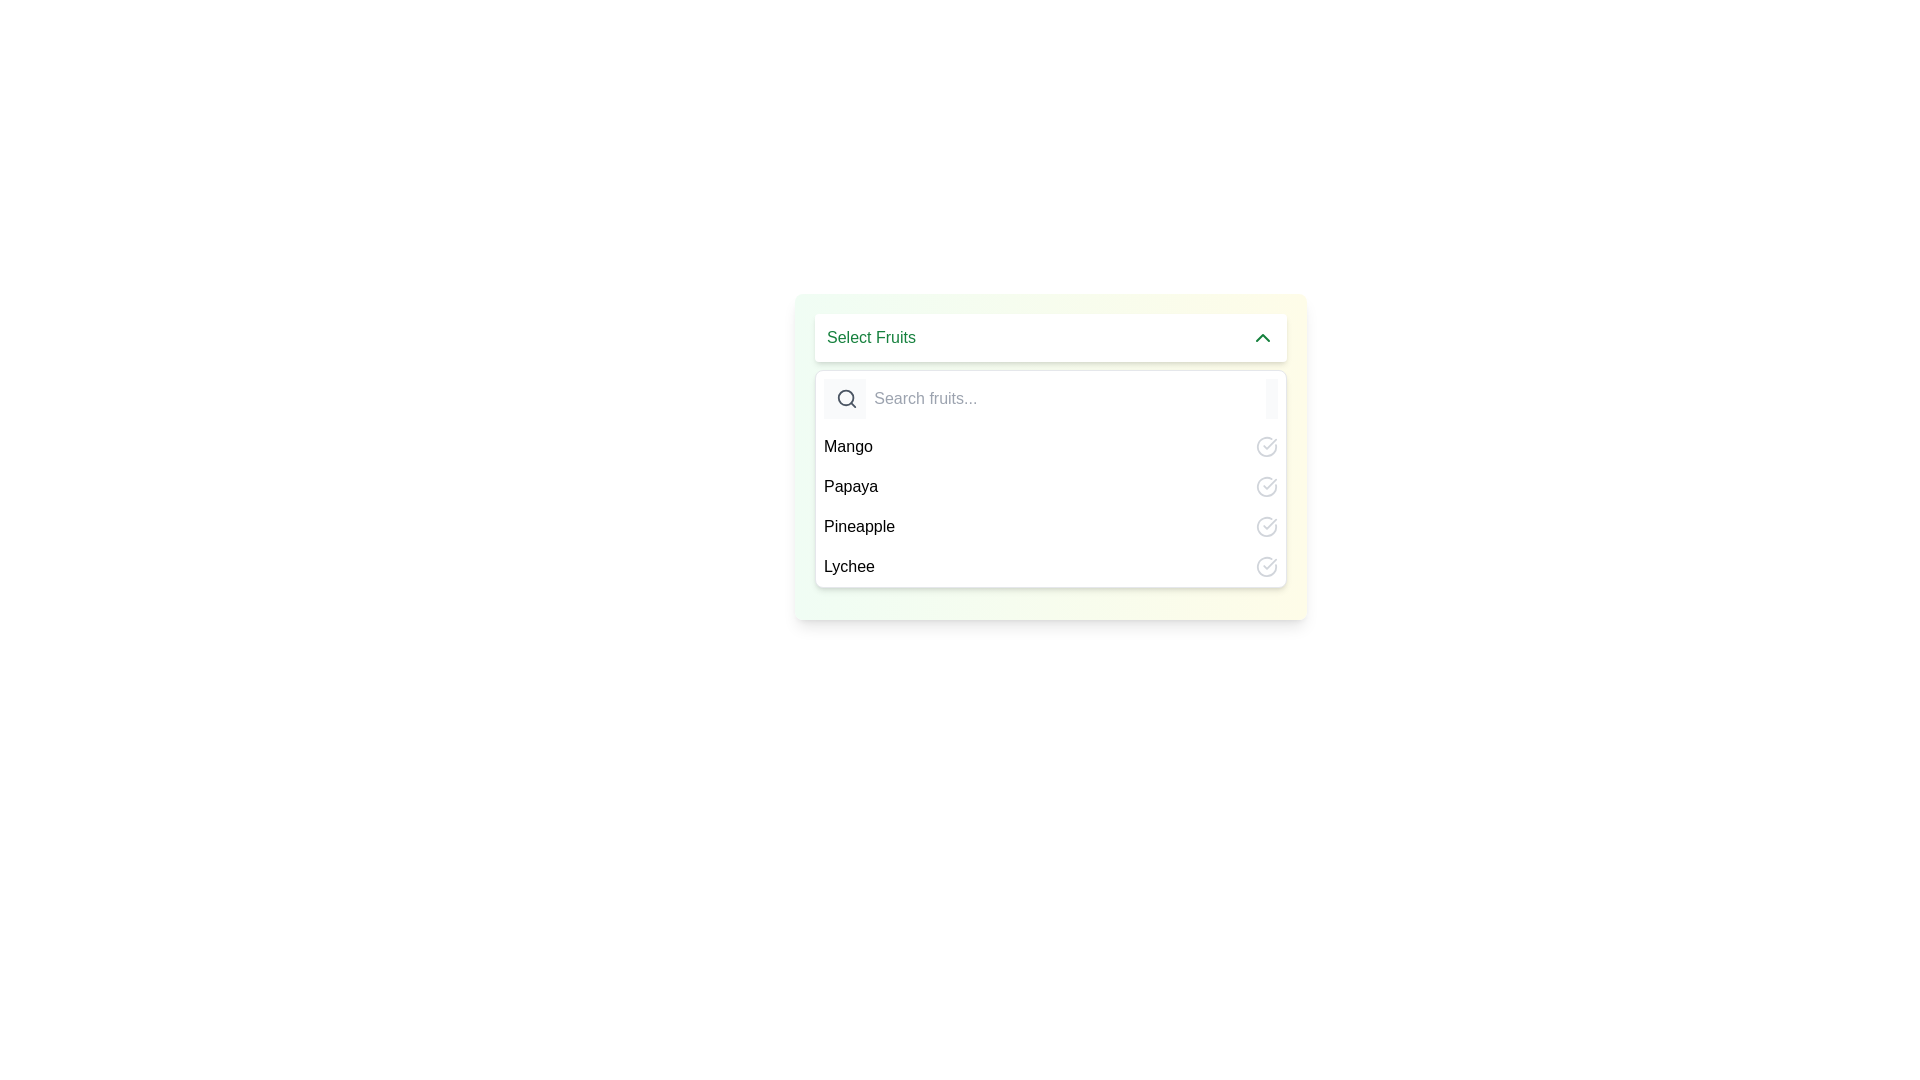  Describe the element at coordinates (851, 486) in the screenshot. I see `the text label reading 'Papaya'` at that location.